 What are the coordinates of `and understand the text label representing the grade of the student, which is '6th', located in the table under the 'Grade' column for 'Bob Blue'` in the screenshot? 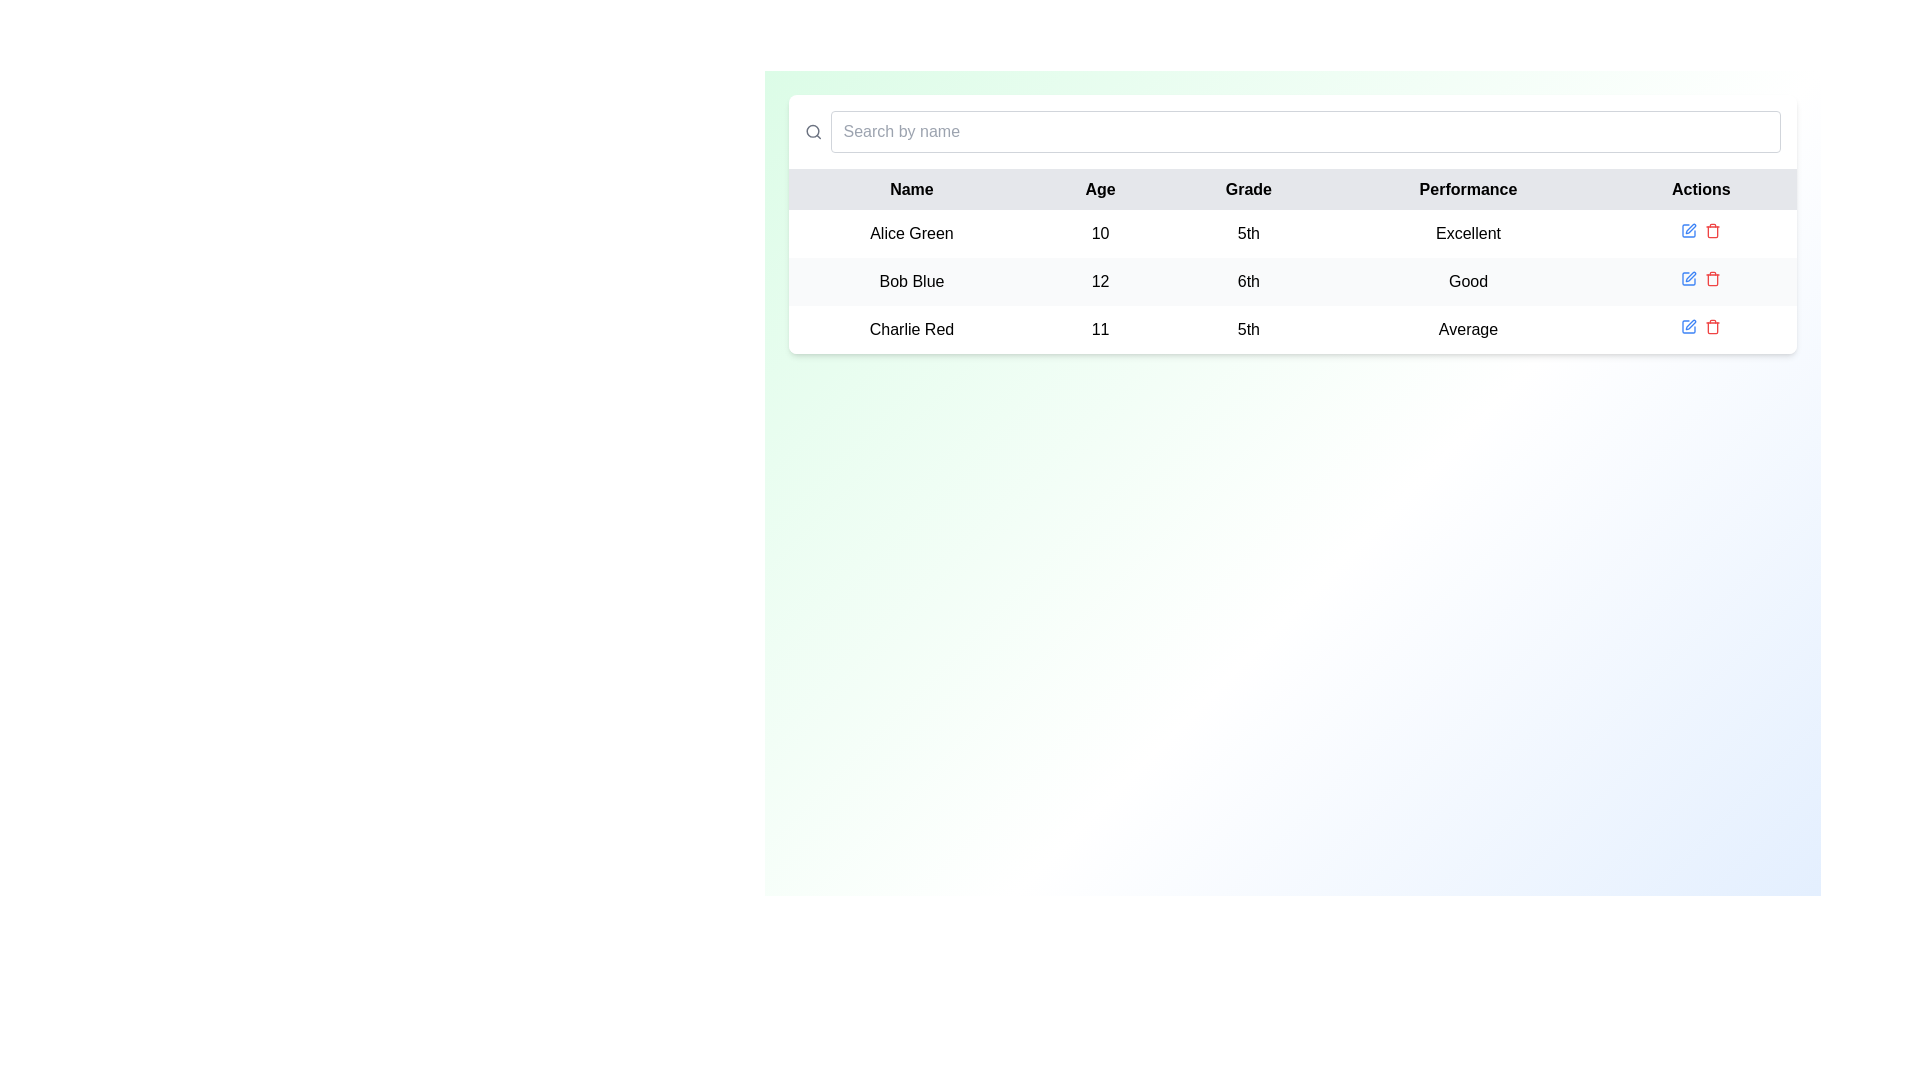 It's located at (1247, 281).